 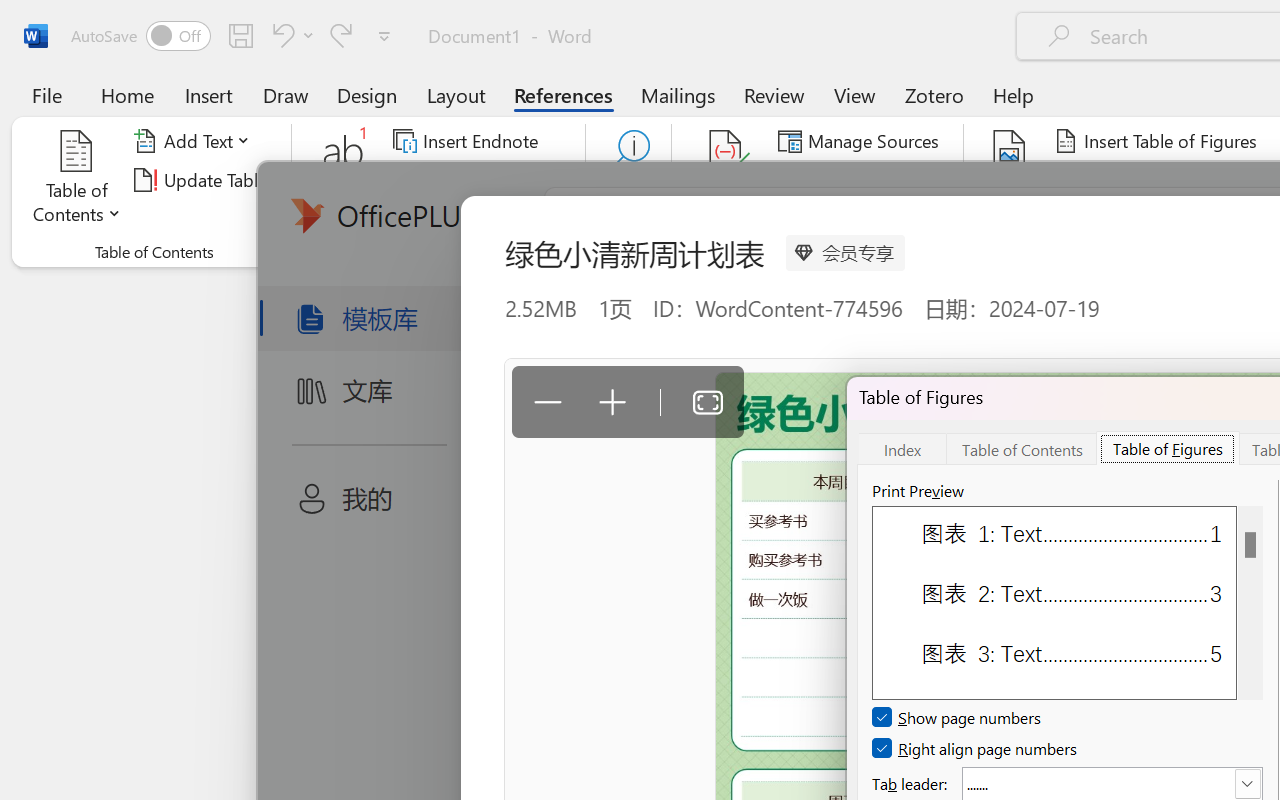 I want to click on 'Undo Apply Quick Style Set', so click(x=279, y=34).